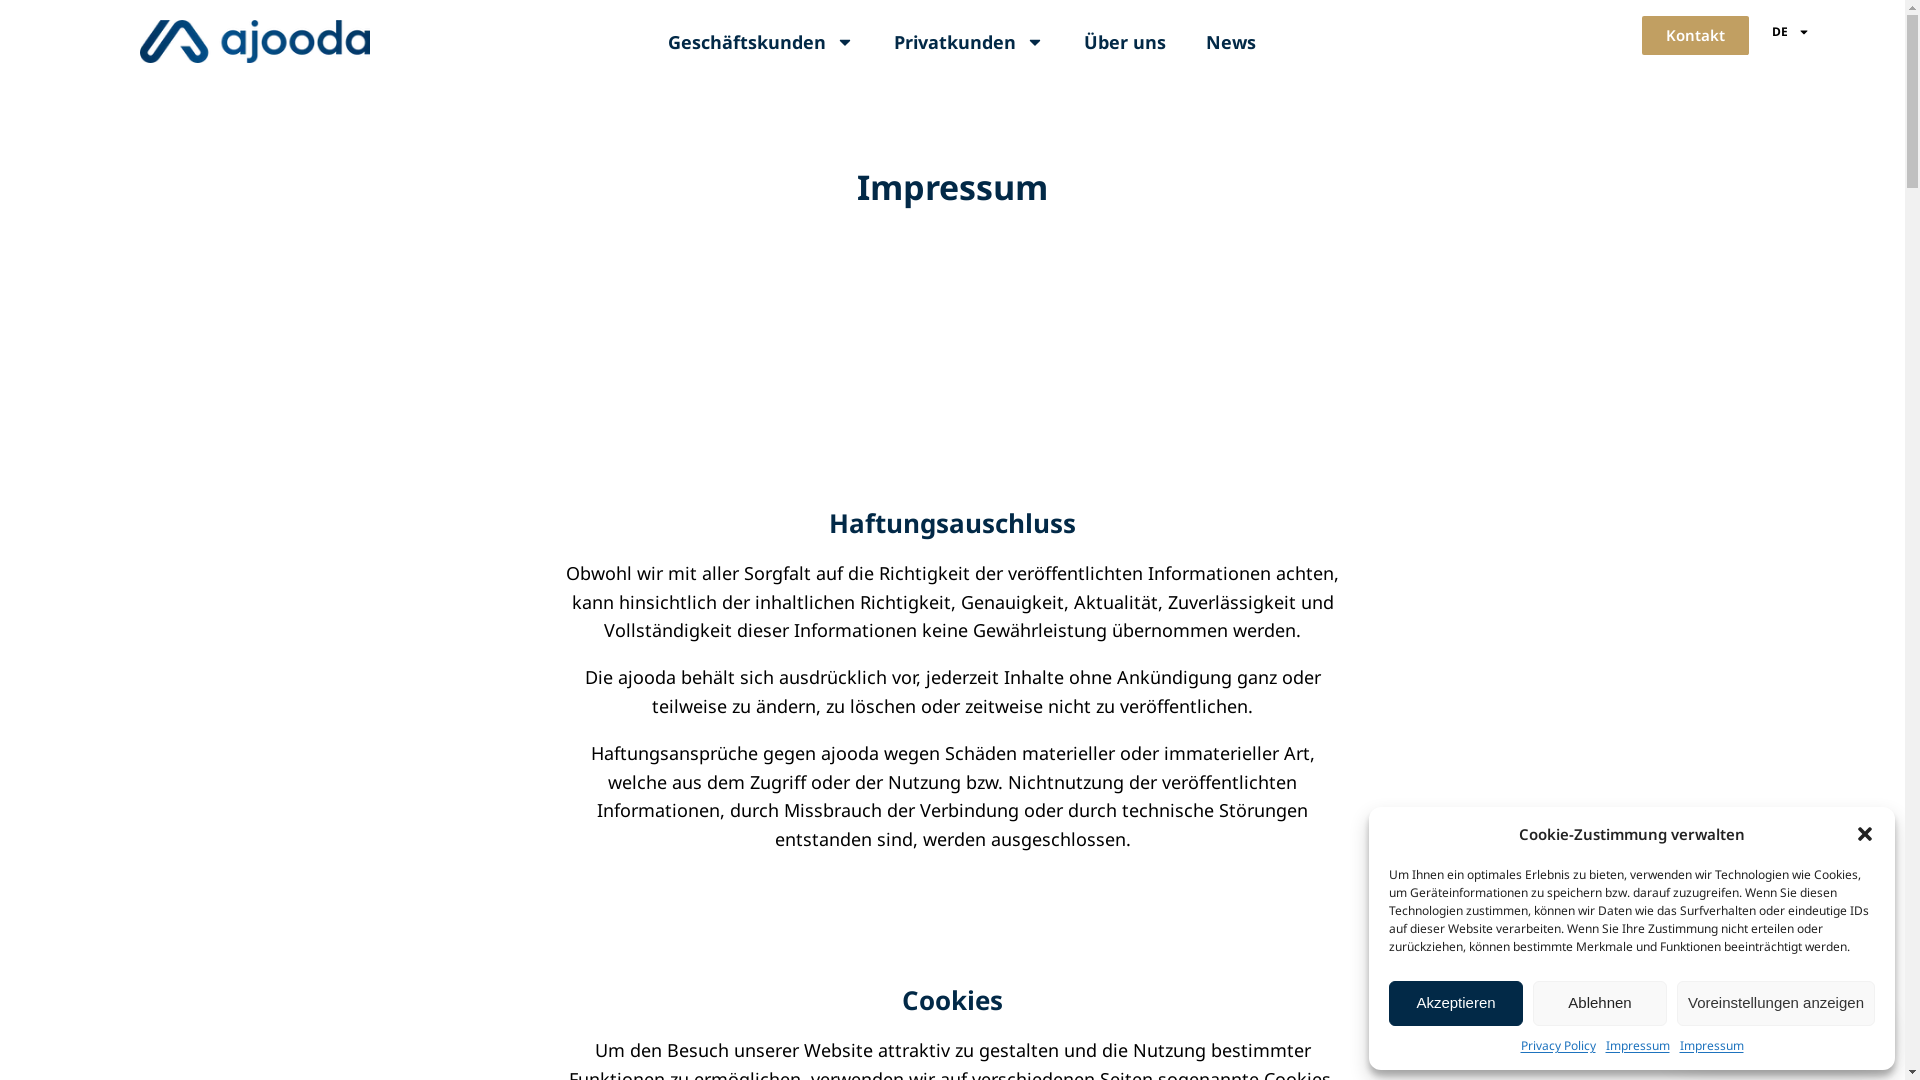  Describe the element at coordinates (1675, 1035) in the screenshot. I see `'WhatsApp Chat'` at that location.